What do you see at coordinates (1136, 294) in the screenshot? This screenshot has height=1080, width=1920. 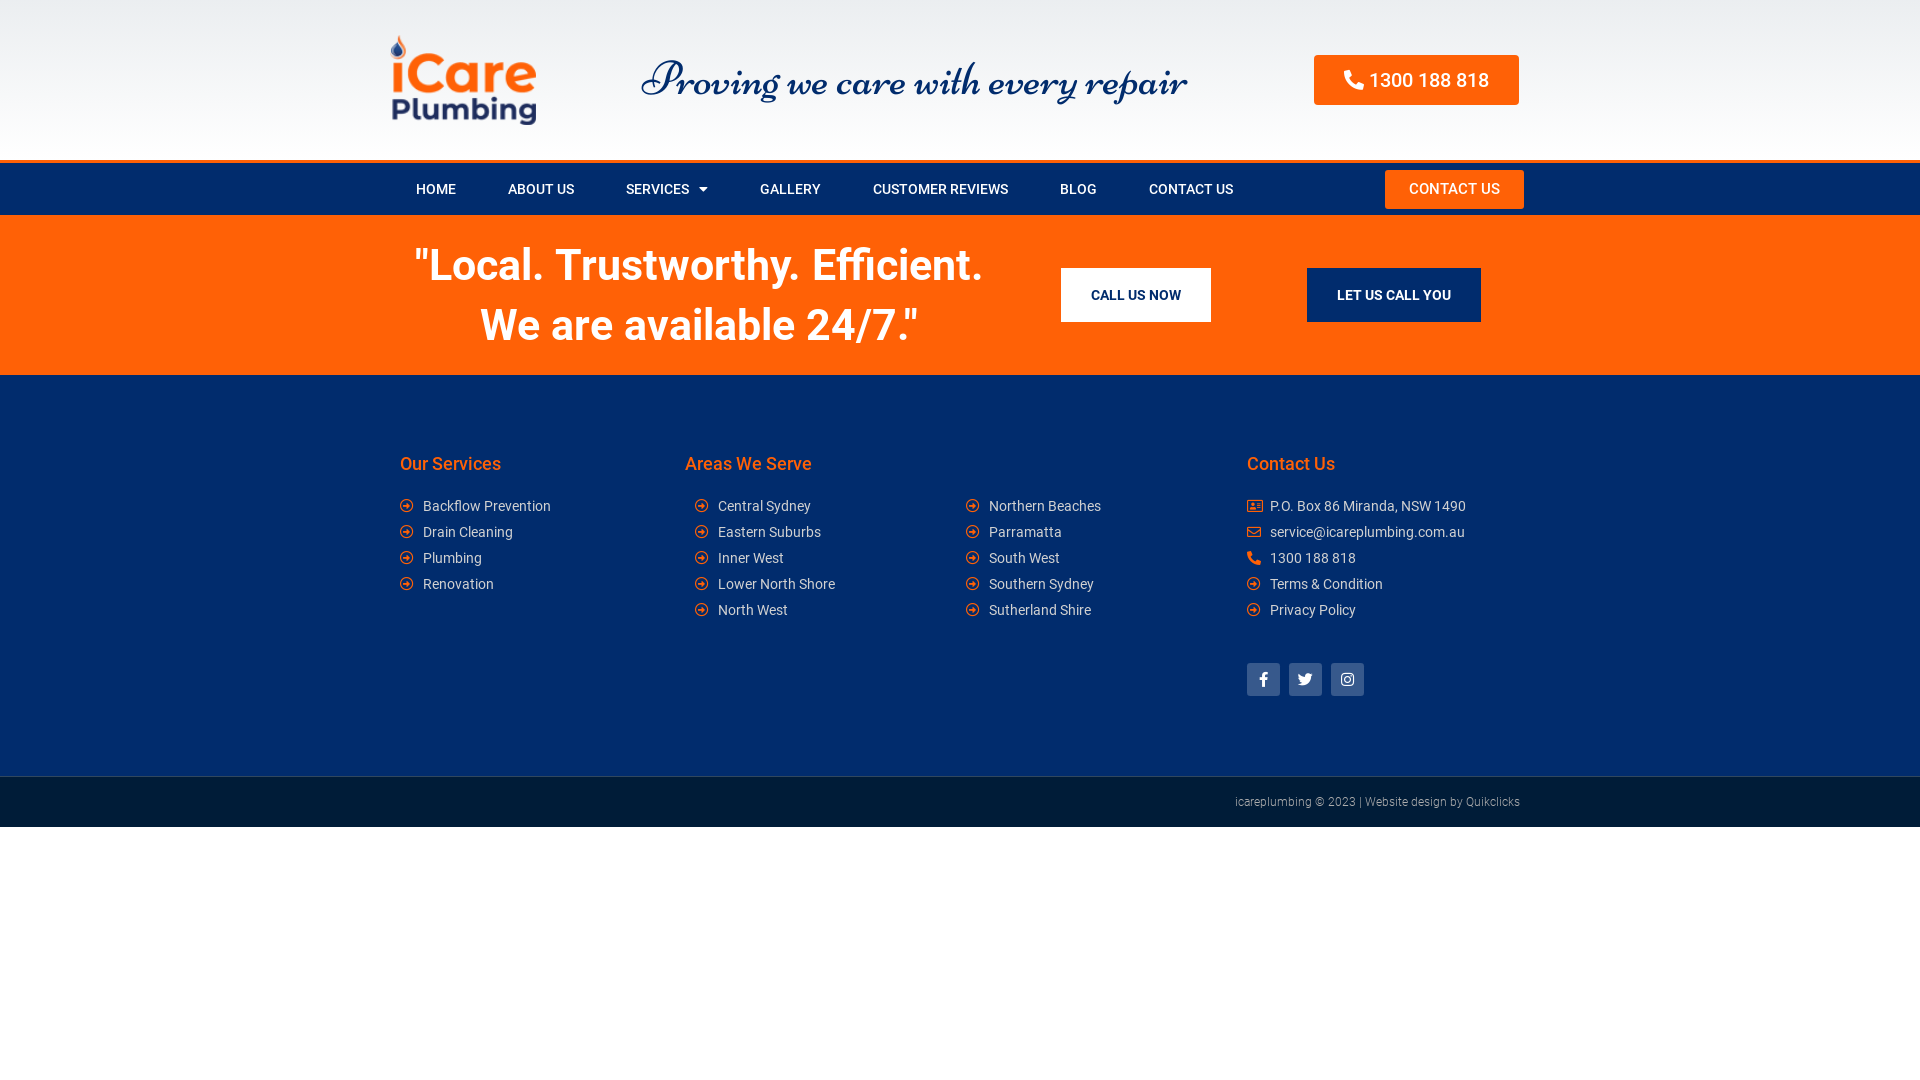 I see `'CALL US NOW'` at bounding box center [1136, 294].